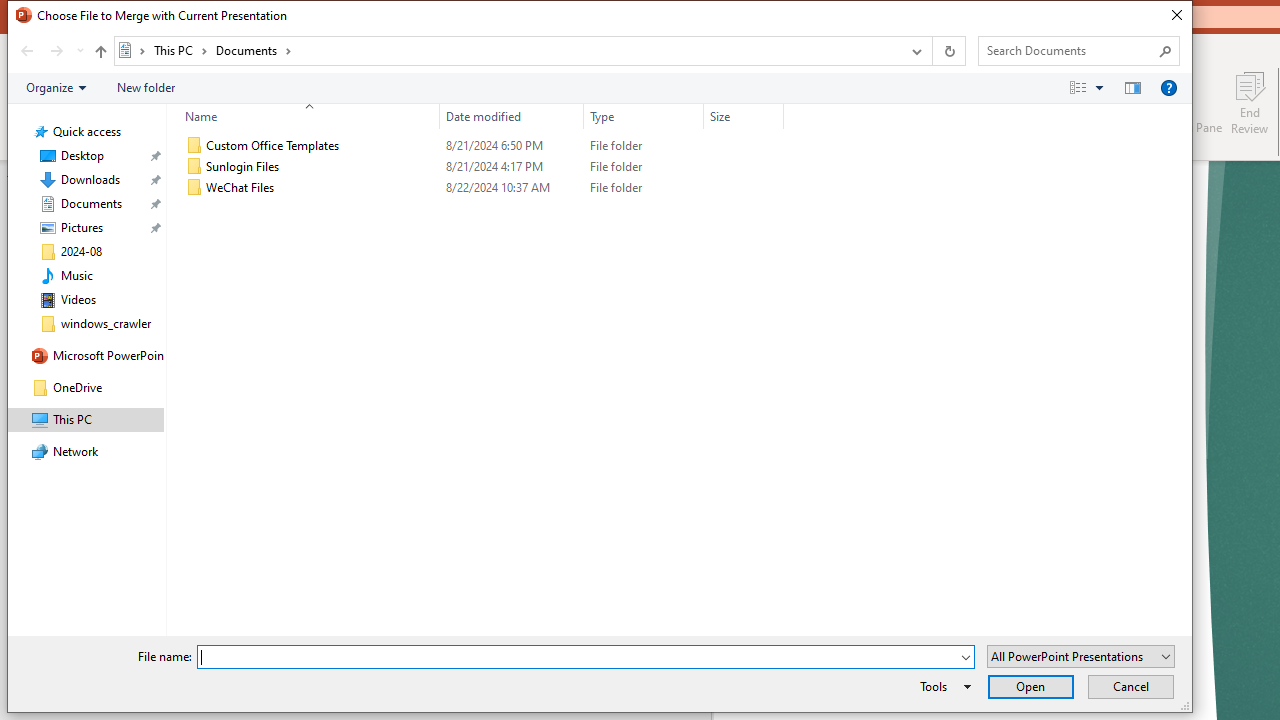 This screenshot has width=1280, height=720. I want to click on 'Custom Office Templates', so click(480, 145).